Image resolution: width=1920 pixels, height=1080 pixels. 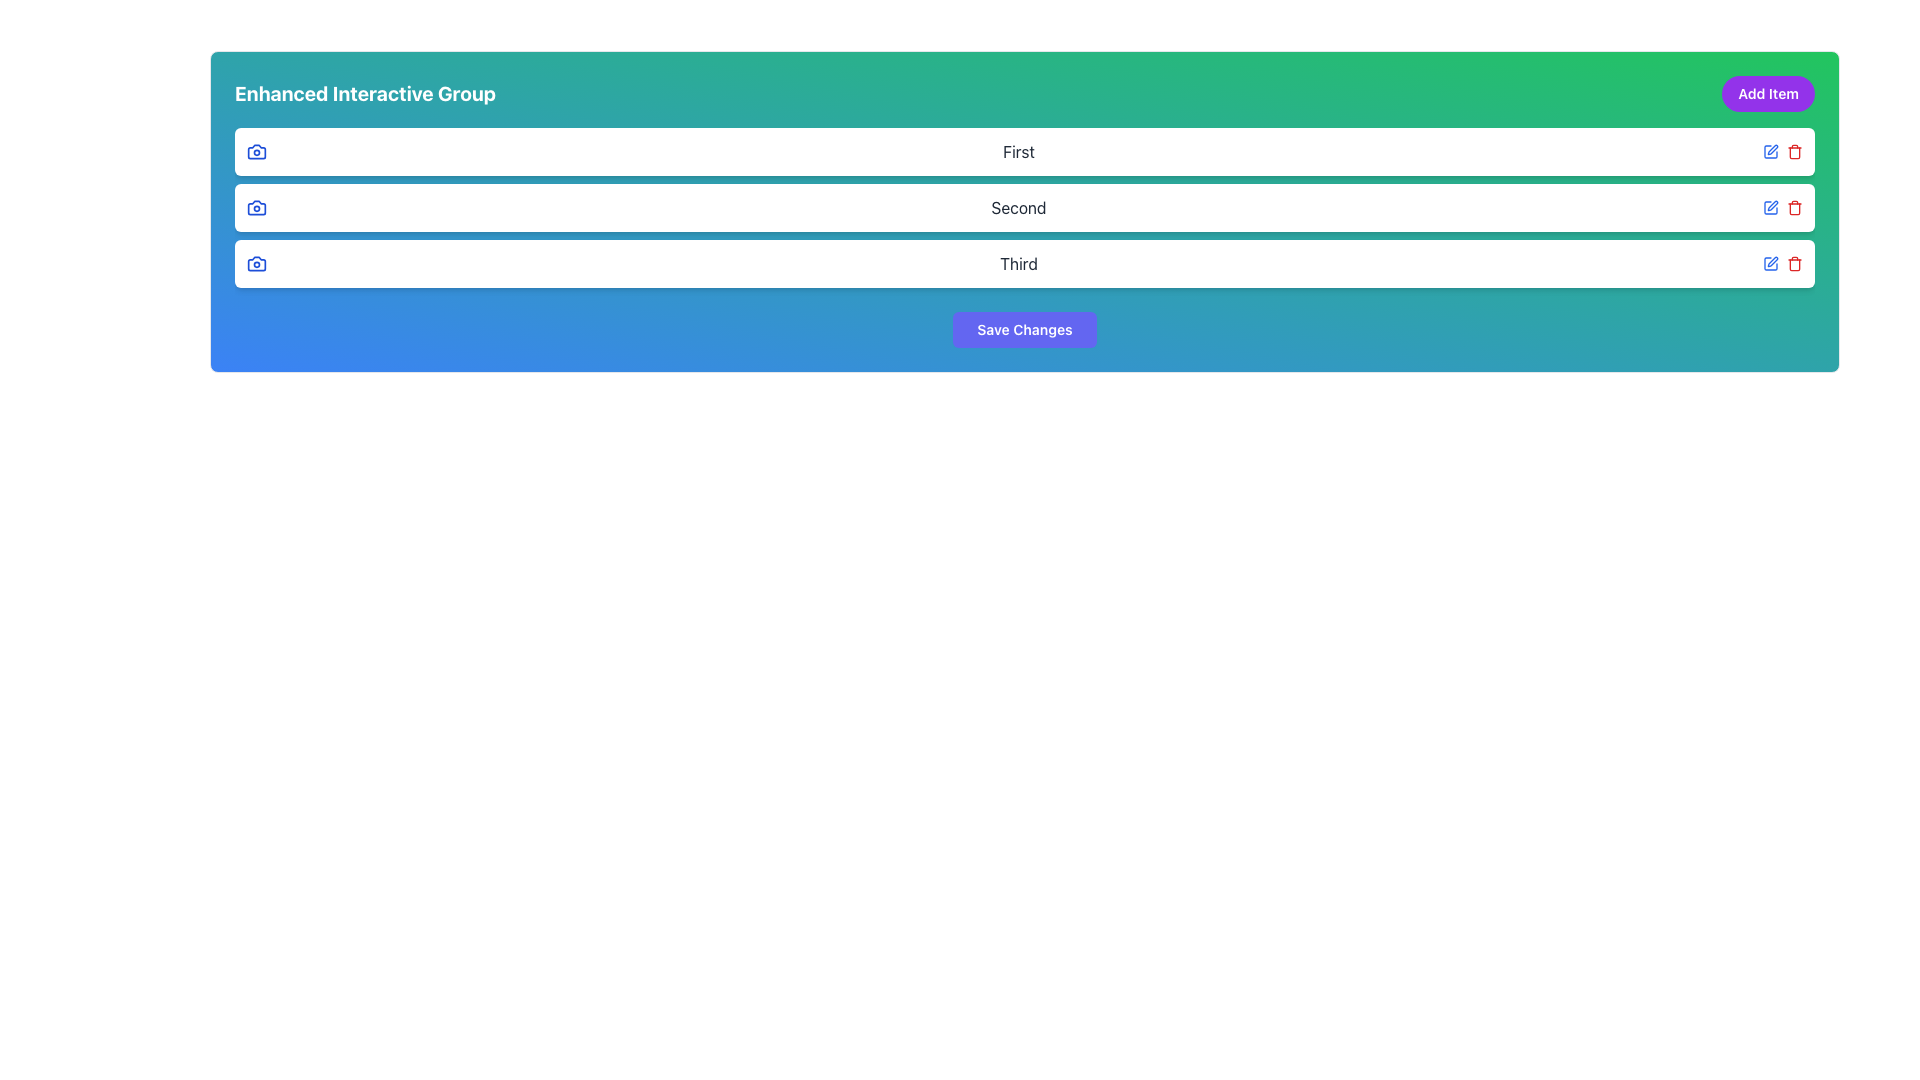 What do you see at coordinates (1771, 150) in the screenshot?
I see `the small blue pencil icon located on the right side of the 'First' entry in the list to initiate editing` at bounding box center [1771, 150].